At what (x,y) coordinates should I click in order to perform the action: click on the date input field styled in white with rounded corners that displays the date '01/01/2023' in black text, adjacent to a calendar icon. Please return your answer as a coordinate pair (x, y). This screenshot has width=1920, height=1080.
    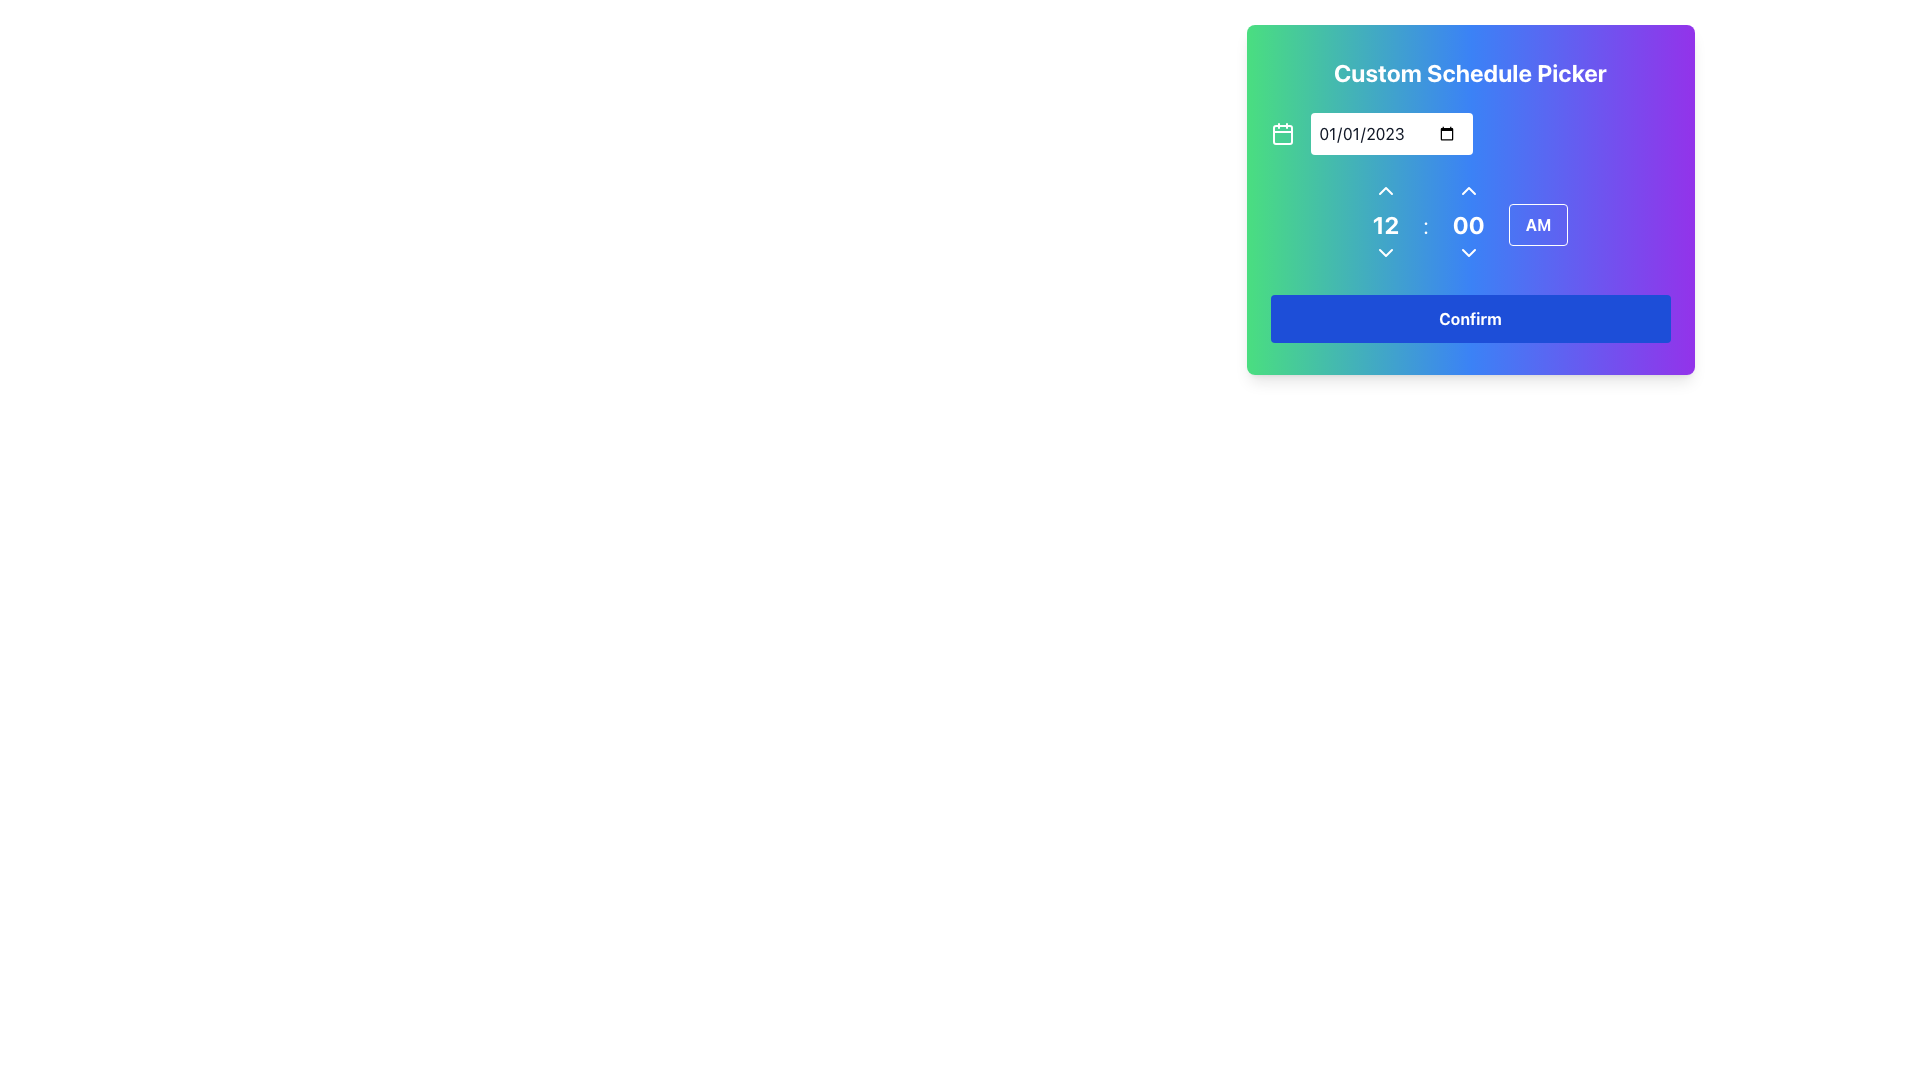
    Looking at the image, I should click on (1390, 134).